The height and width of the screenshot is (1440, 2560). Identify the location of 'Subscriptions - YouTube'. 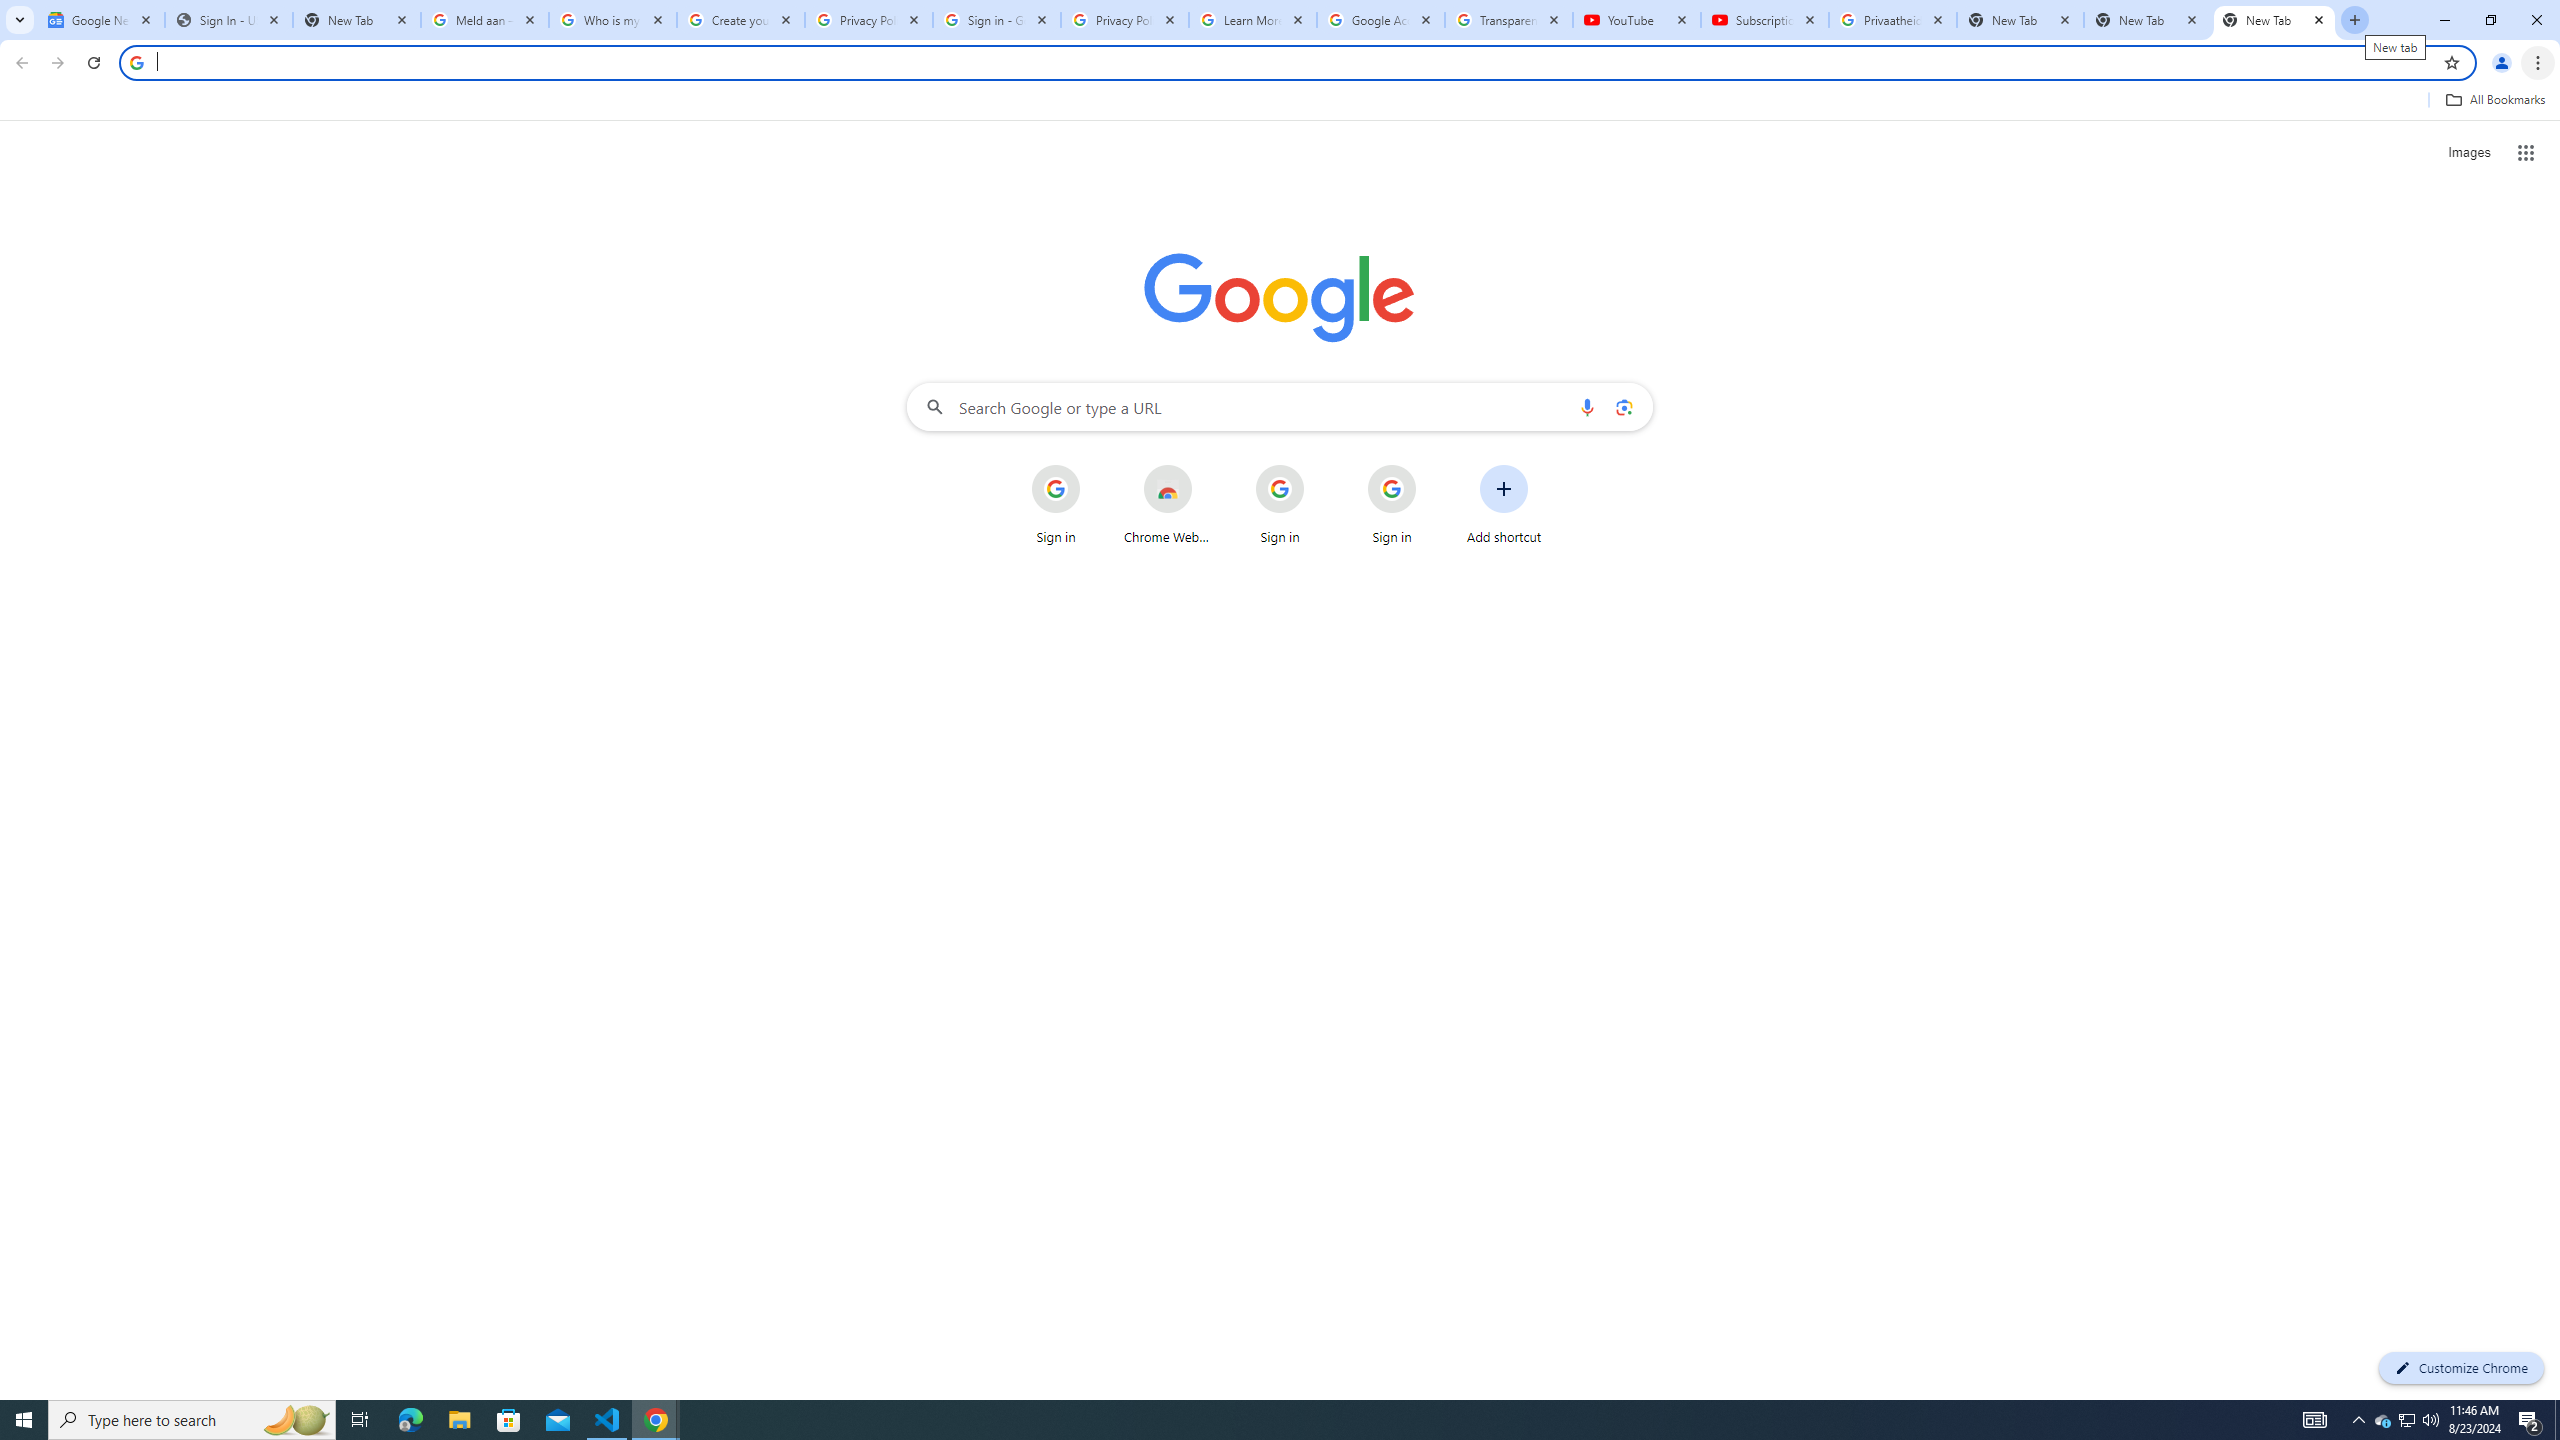
(1765, 19).